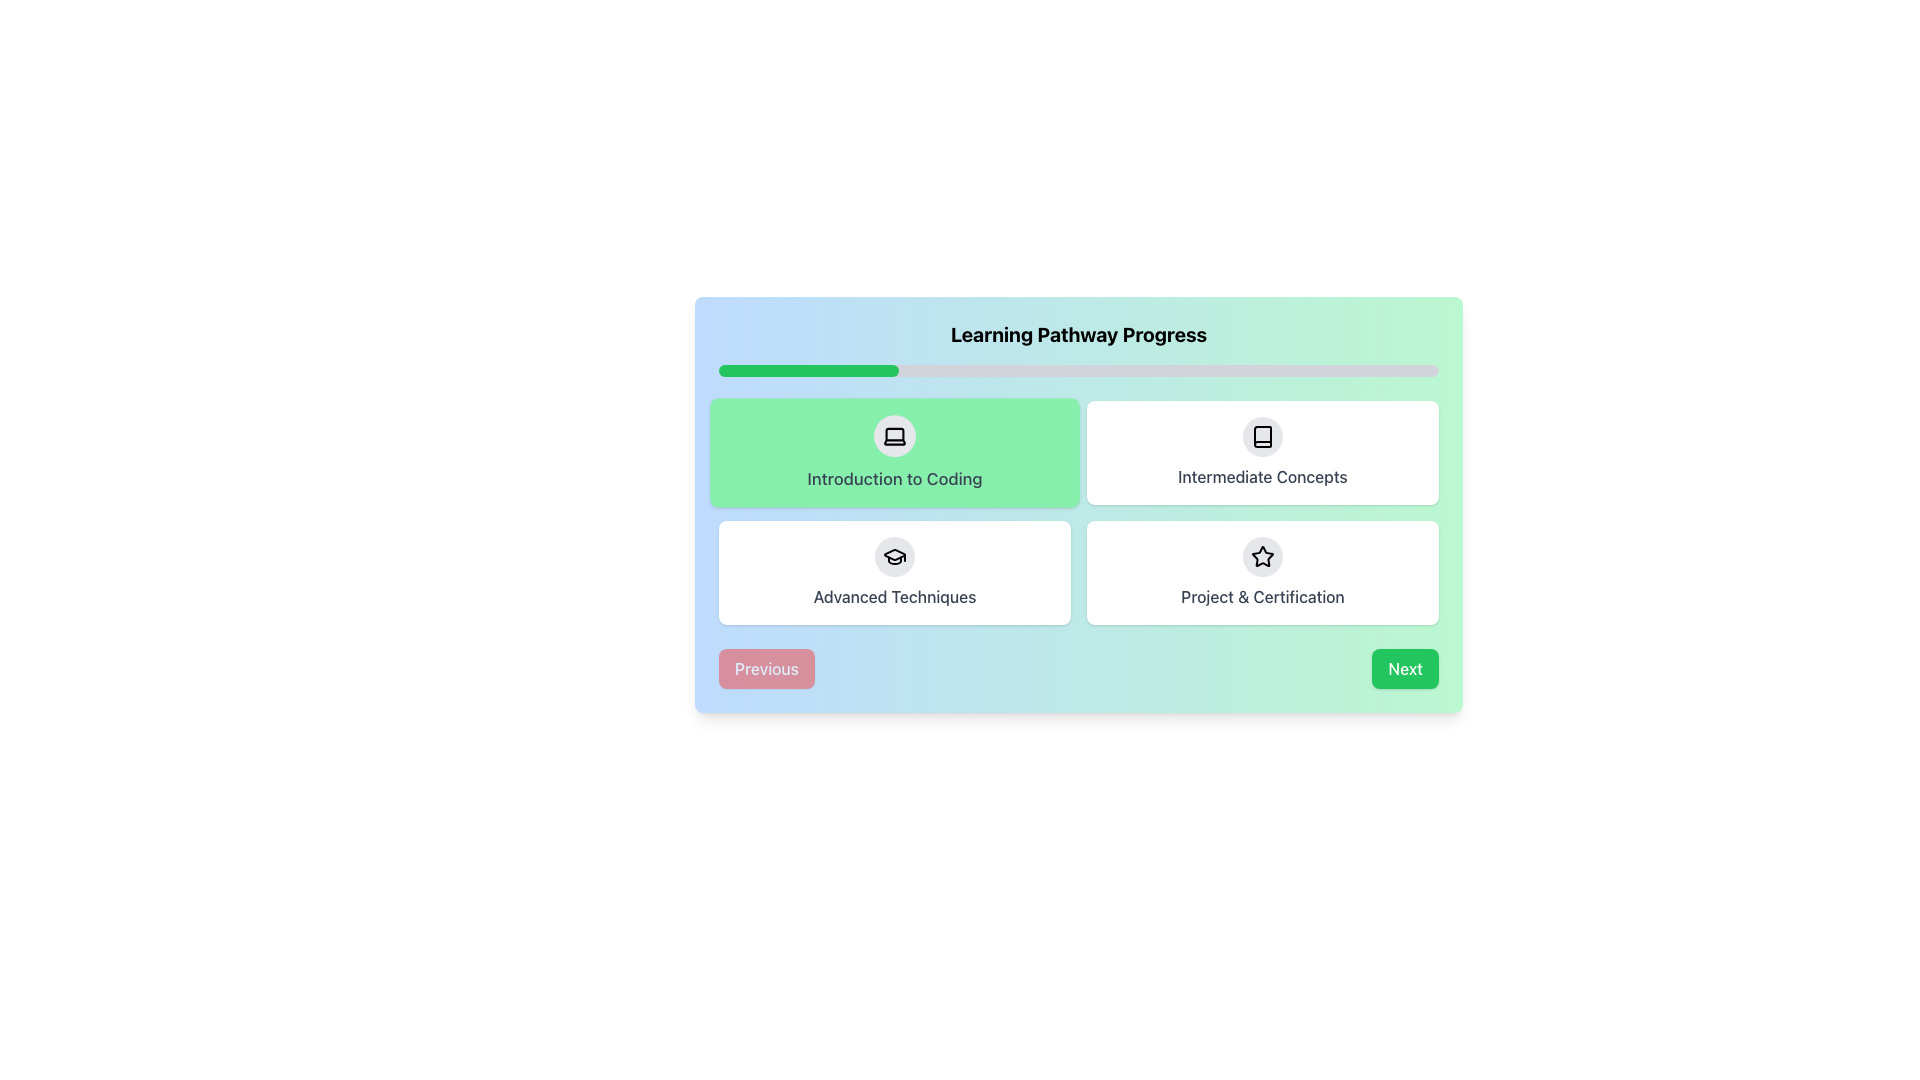  Describe the element at coordinates (893, 573) in the screenshot. I see `the card labeled 'Advanced Techniques', which has a graduation cap icon and is the third card in a 2-row grid layout, located in the bottom-left corner of the grid` at that location.